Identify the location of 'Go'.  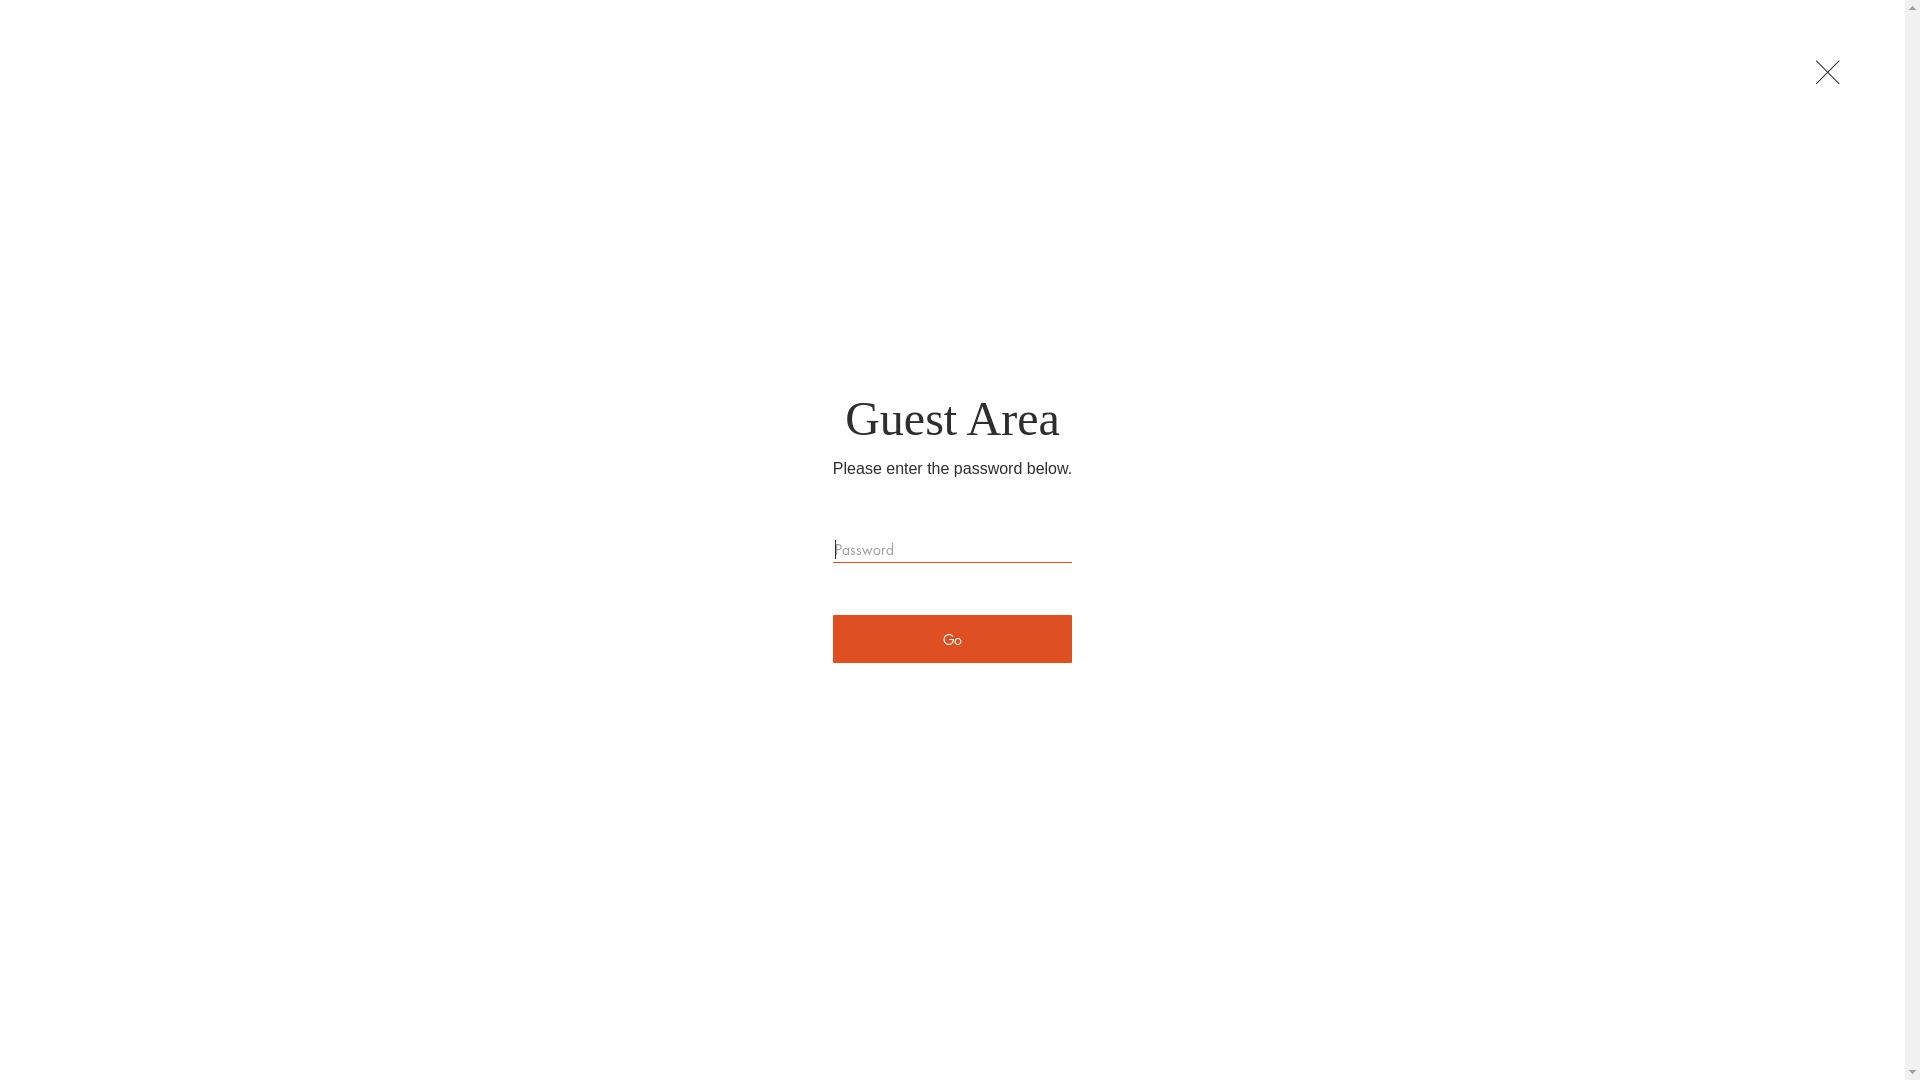
(833, 639).